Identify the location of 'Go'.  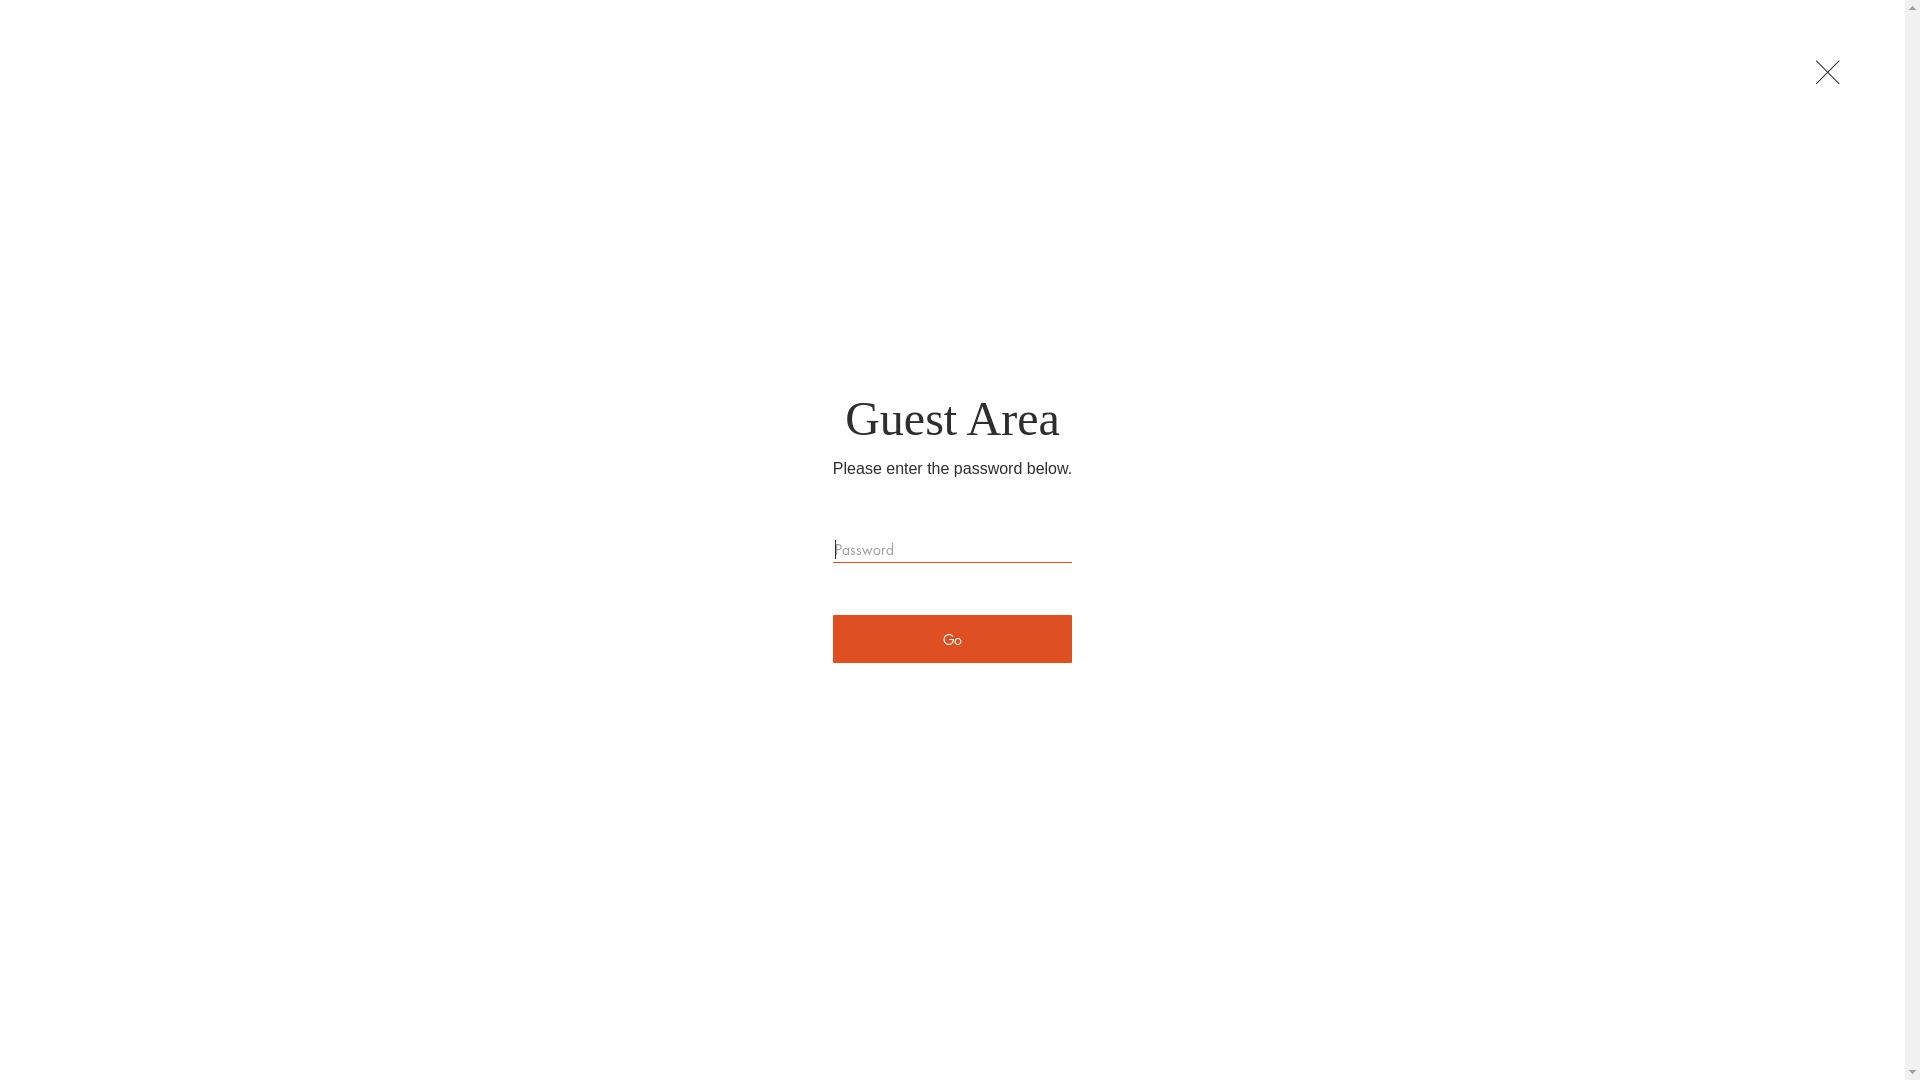
(833, 639).